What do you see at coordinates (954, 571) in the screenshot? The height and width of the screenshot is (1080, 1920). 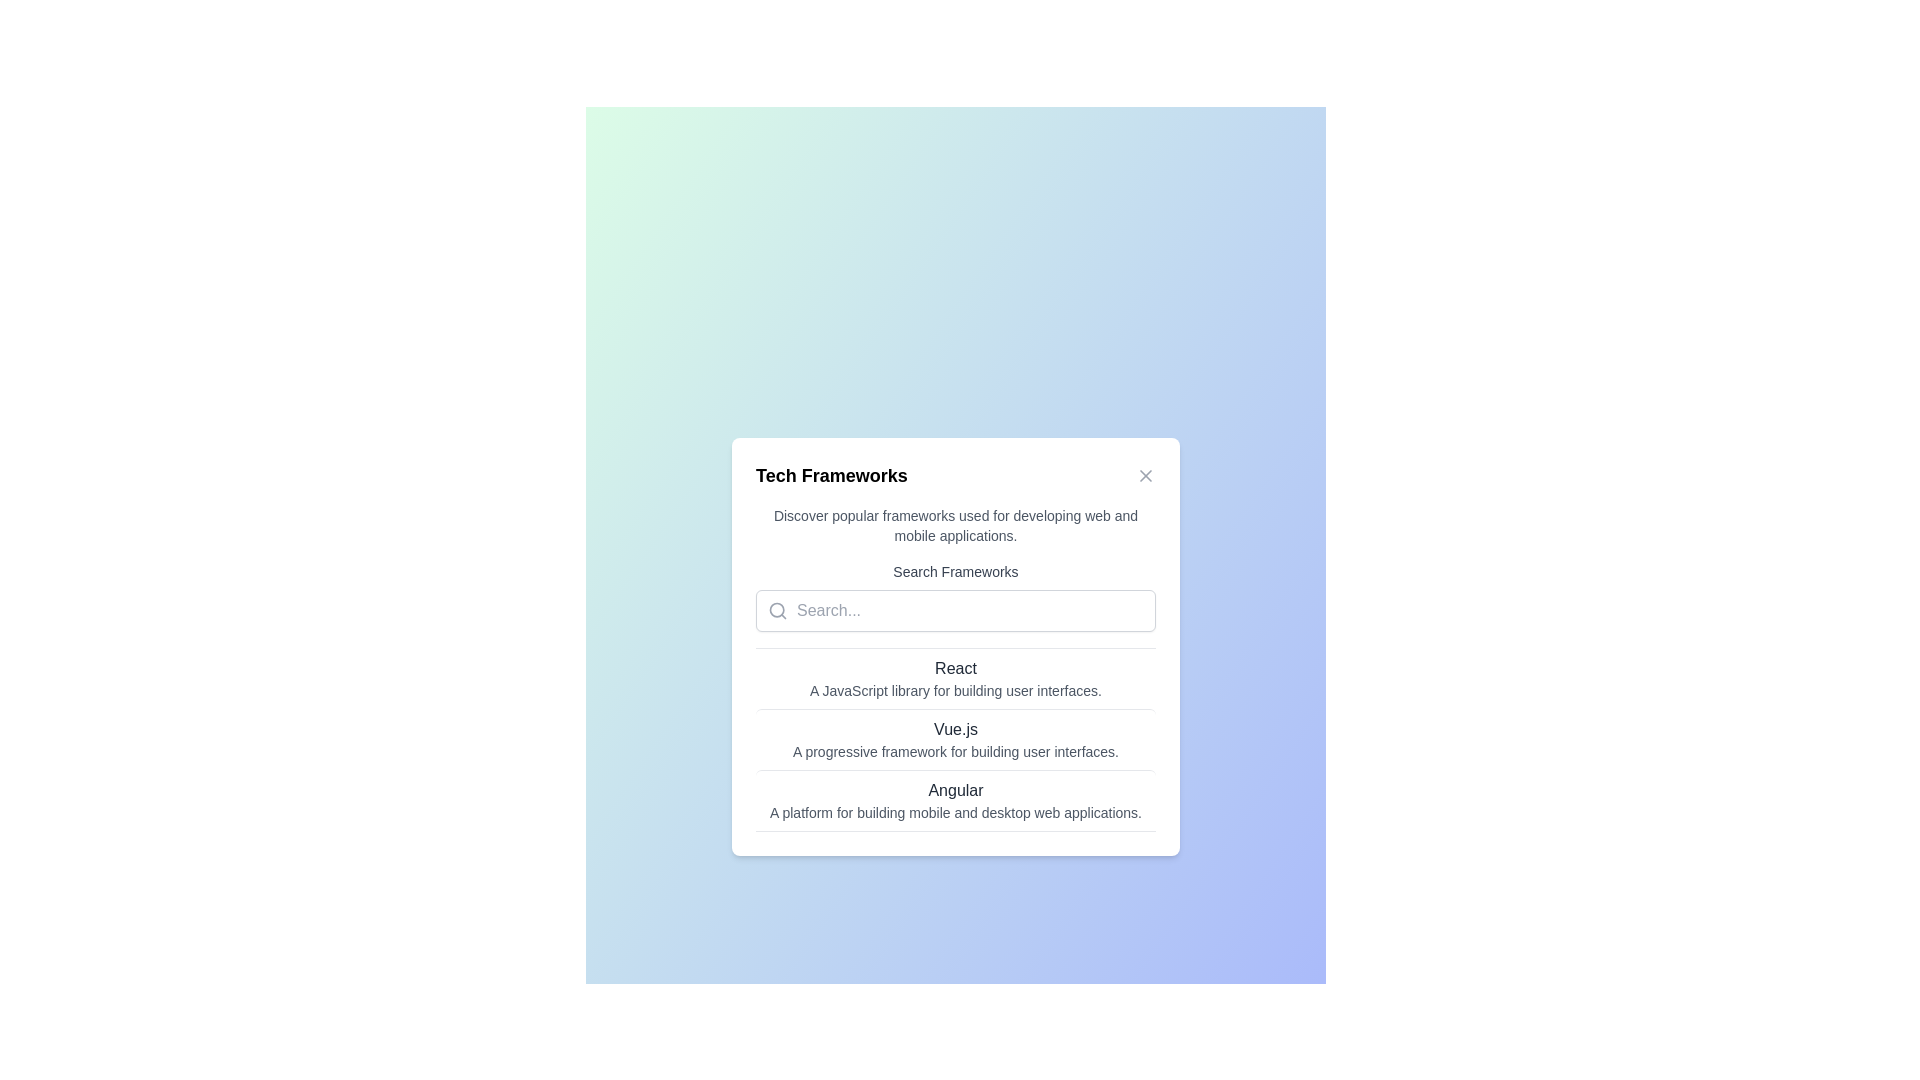 I see `the Text Label that serves as a heading for the search input field, positioned below the subtitle about popular frameworks` at bounding box center [954, 571].